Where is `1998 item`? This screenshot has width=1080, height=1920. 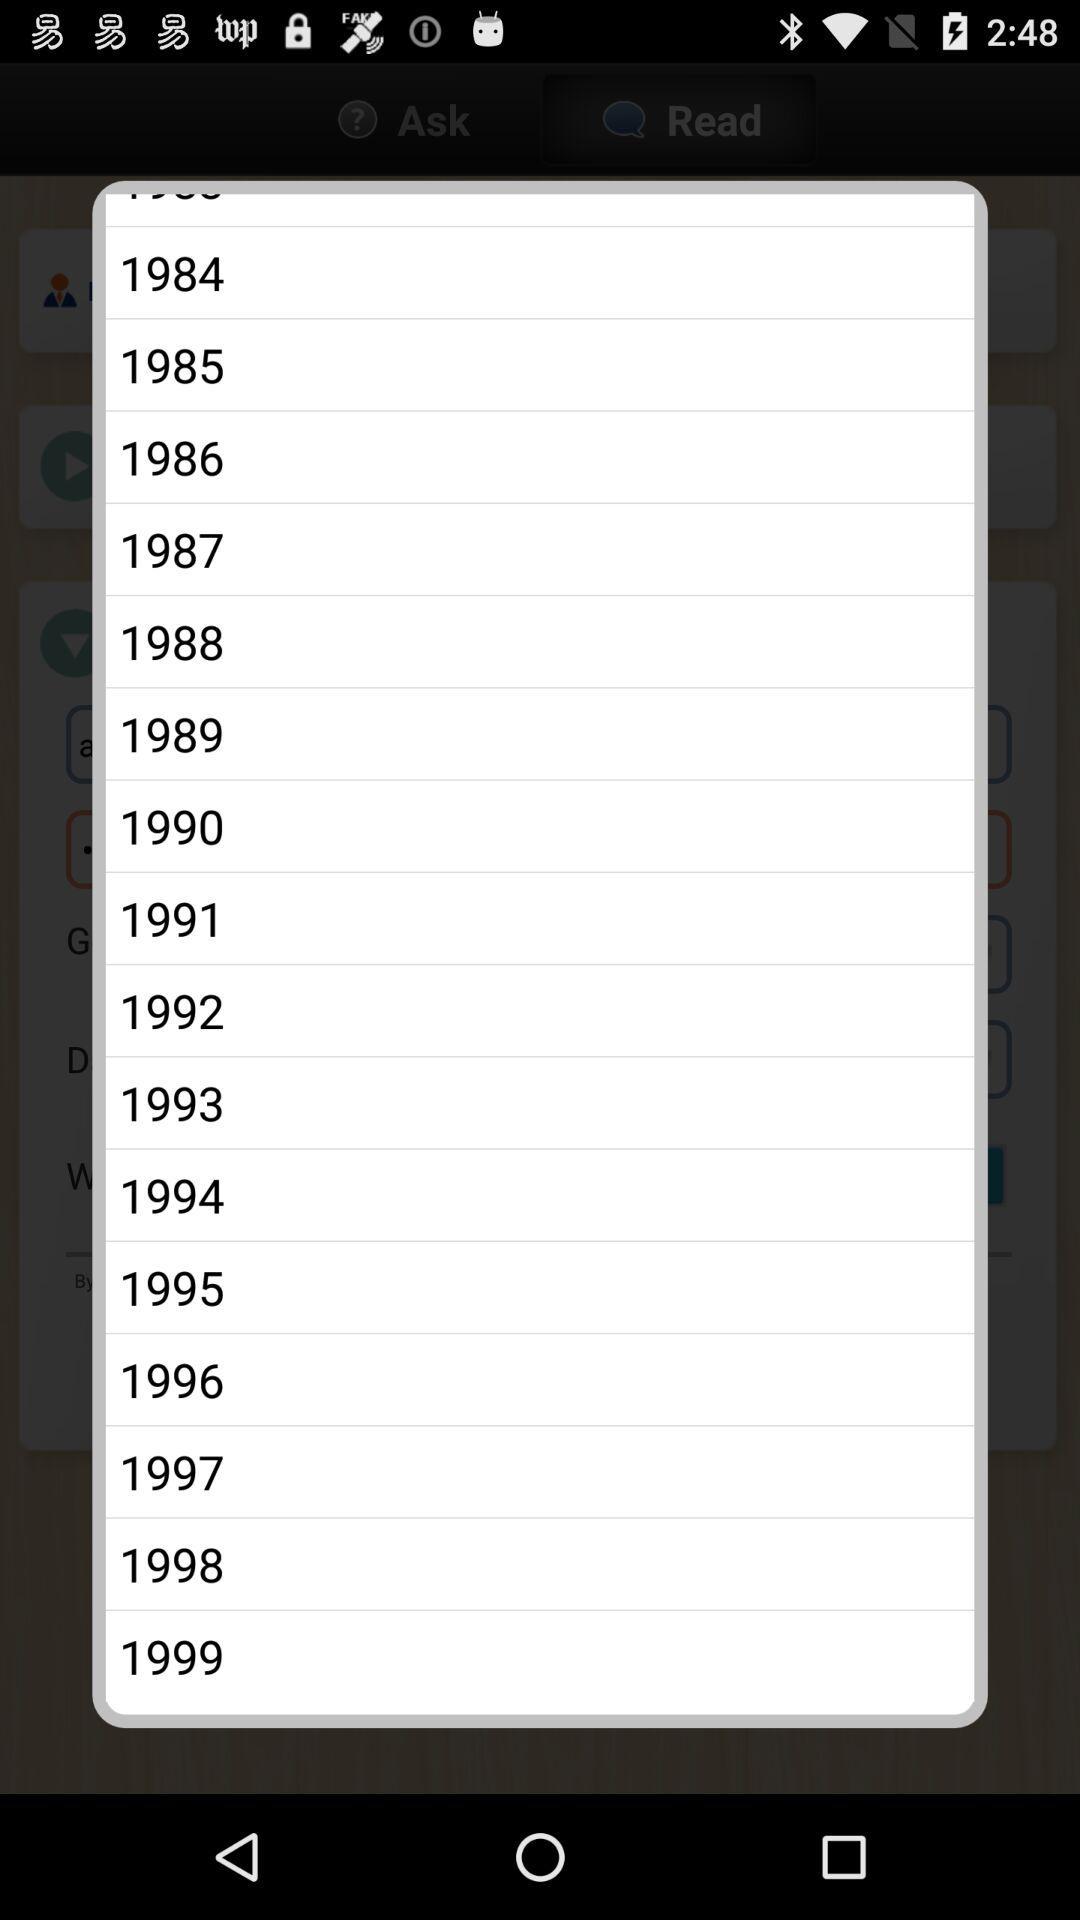
1998 item is located at coordinates (540, 1563).